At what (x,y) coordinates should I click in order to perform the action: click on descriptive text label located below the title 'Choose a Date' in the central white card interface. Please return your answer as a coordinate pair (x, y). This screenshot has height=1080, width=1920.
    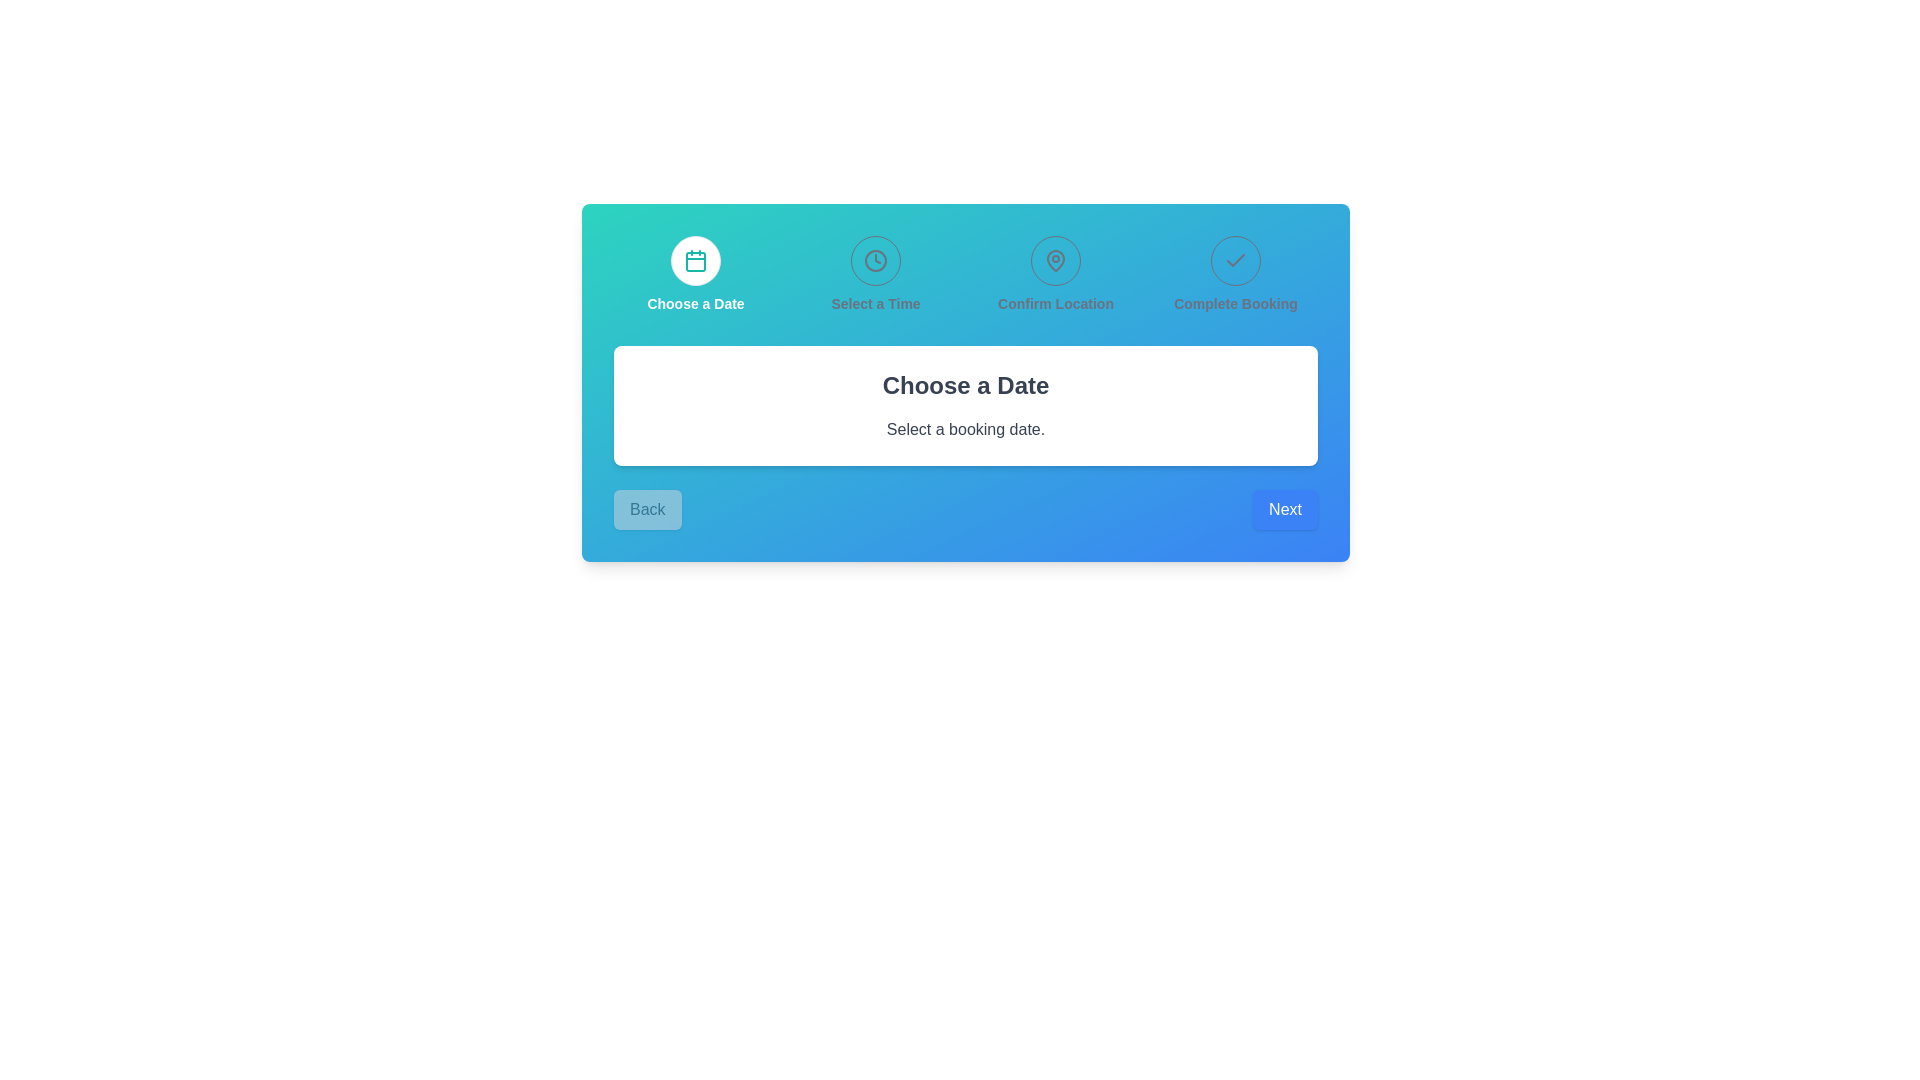
    Looking at the image, I should click on (965, 428).